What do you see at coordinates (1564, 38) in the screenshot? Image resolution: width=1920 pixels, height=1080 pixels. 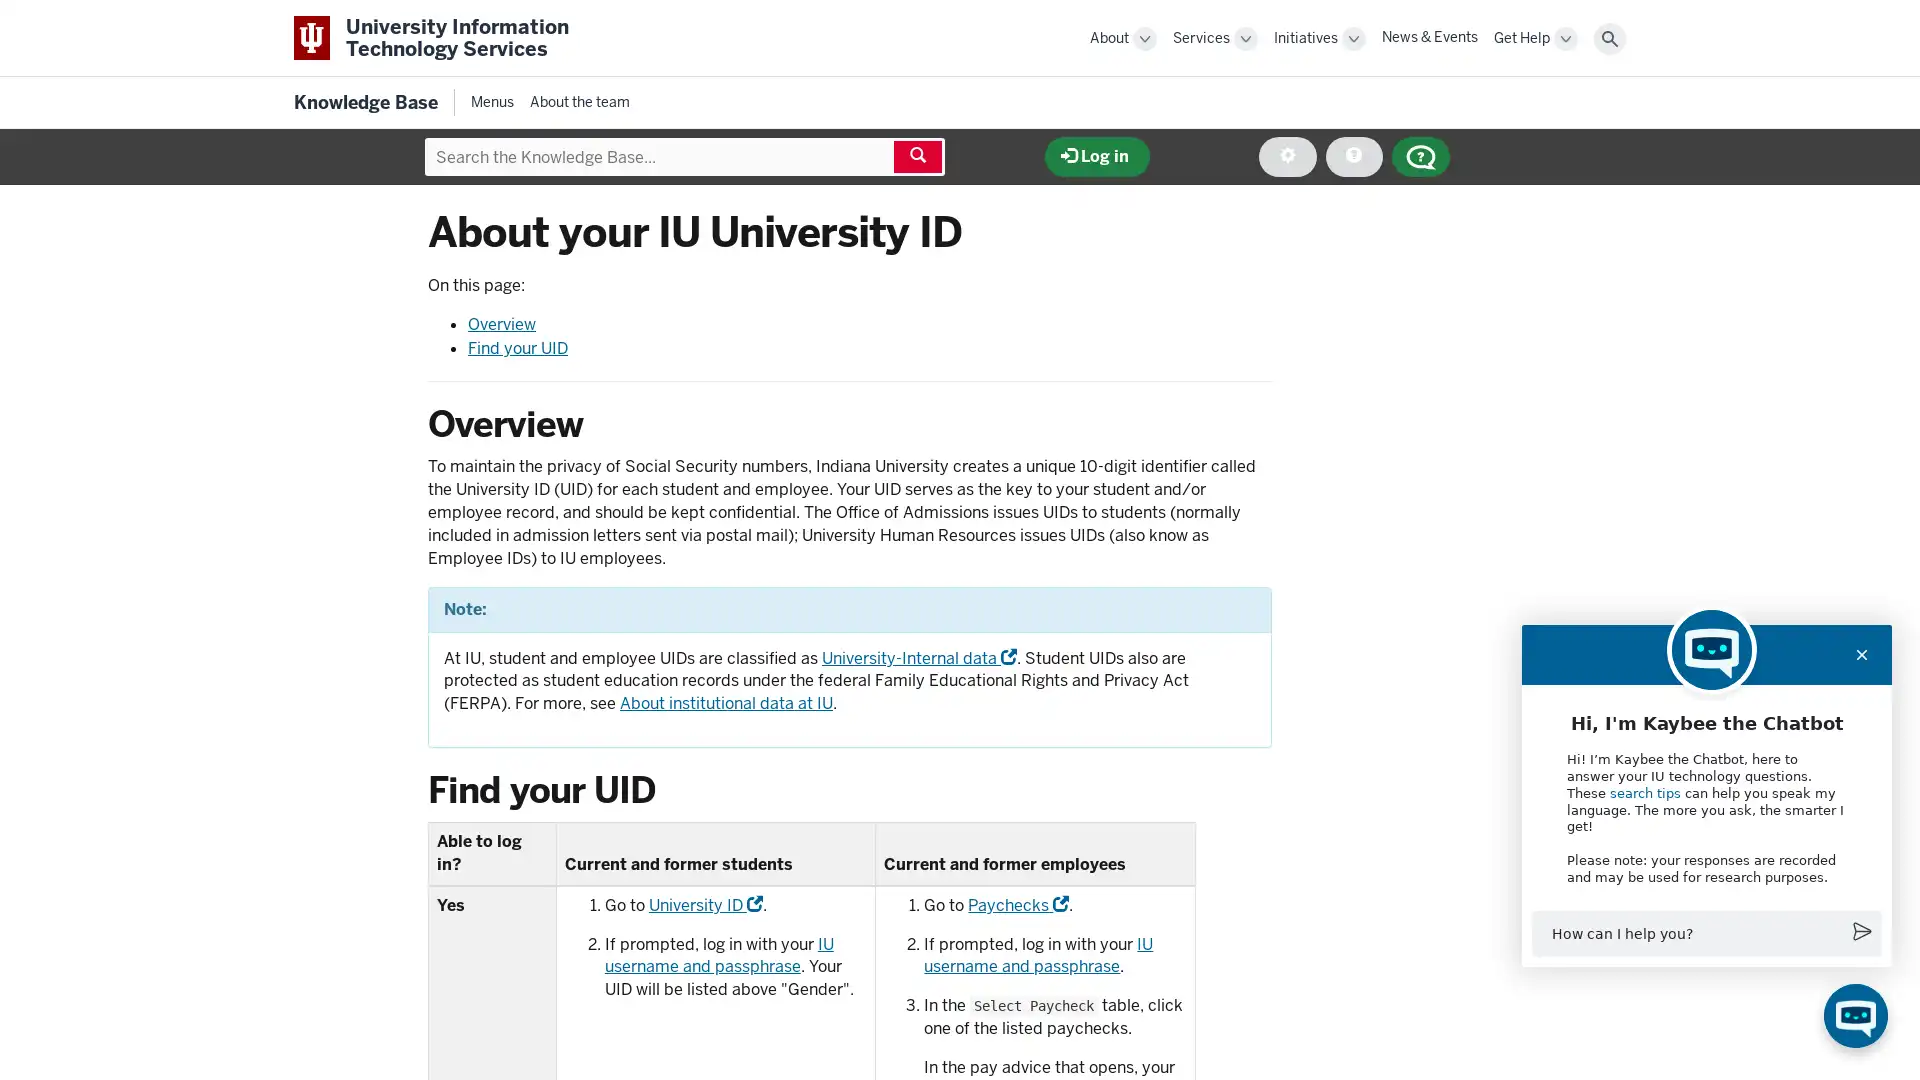 I see `Toggle Get Help navigation` at bounding box center [1564, 38].